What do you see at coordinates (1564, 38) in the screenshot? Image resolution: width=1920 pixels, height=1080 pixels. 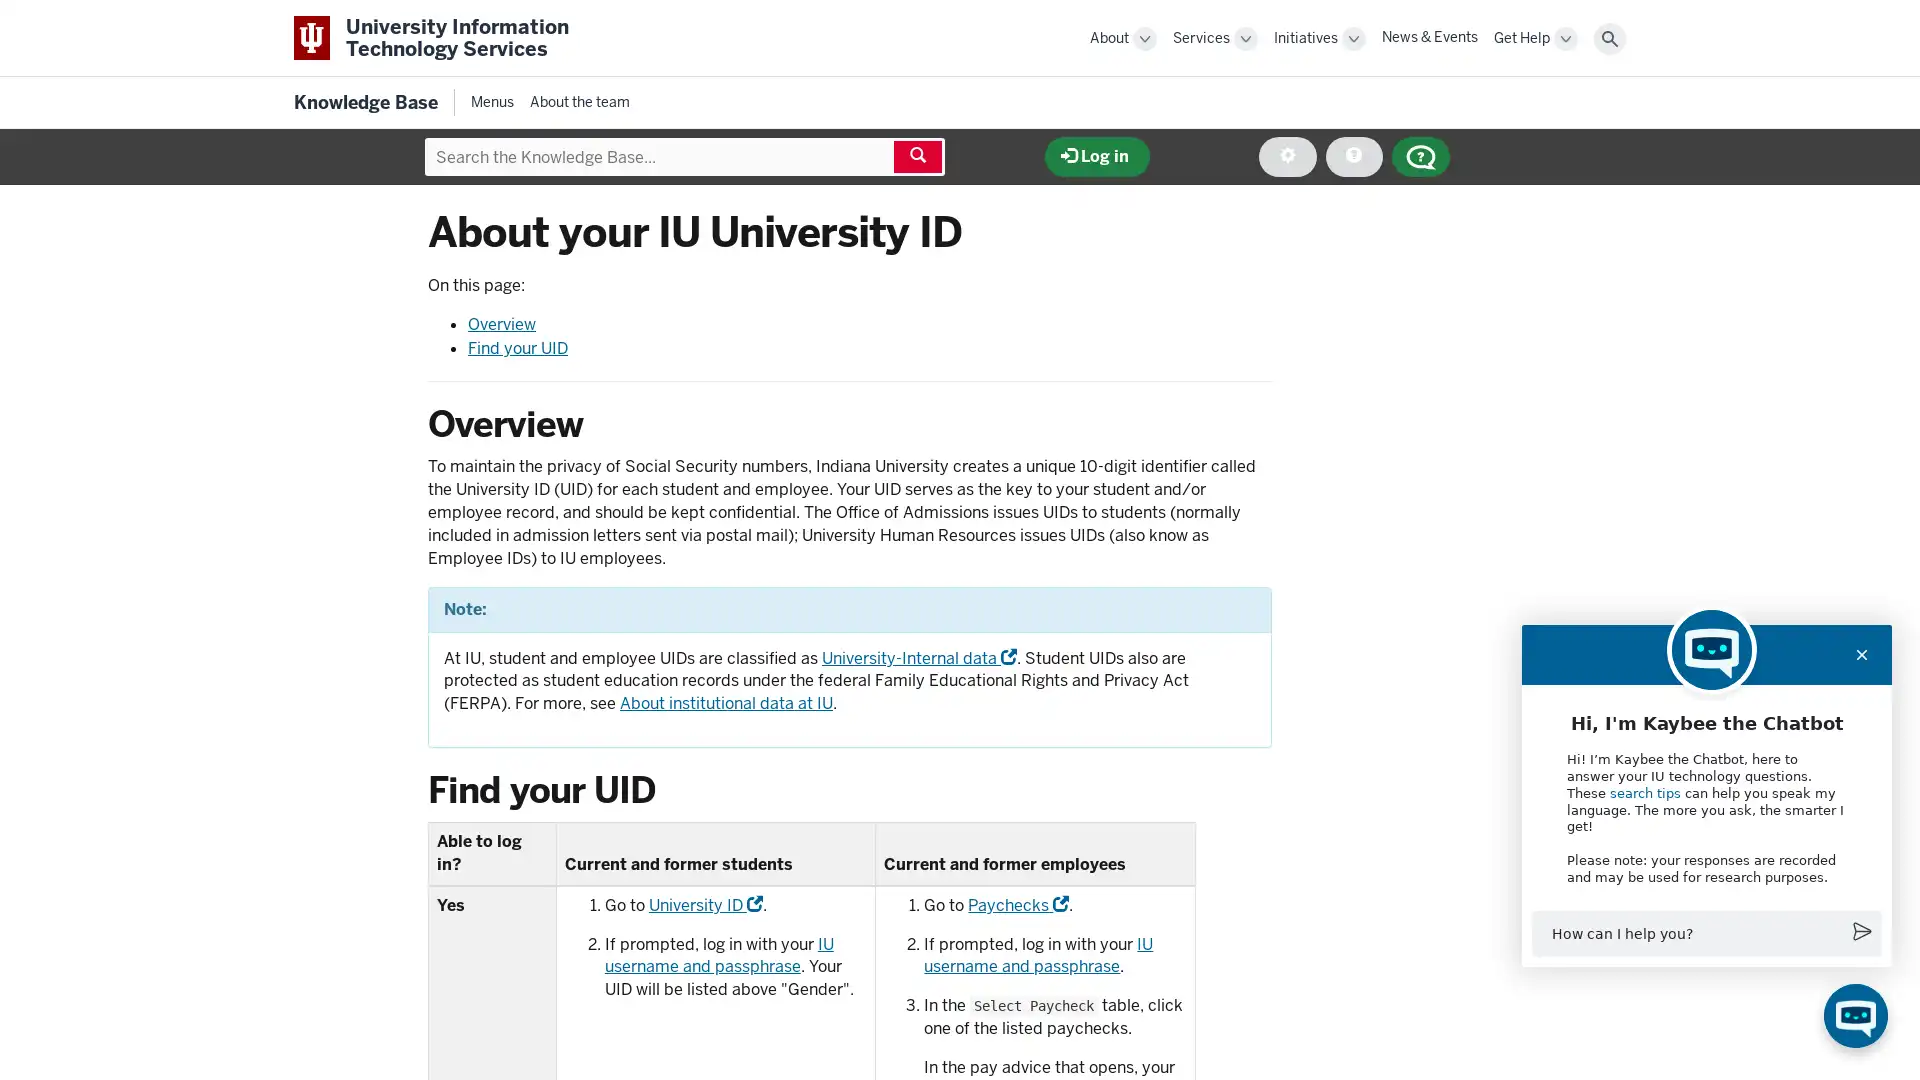 I see `Toggle Get Help navigation` at bounding box center [1564, 38].